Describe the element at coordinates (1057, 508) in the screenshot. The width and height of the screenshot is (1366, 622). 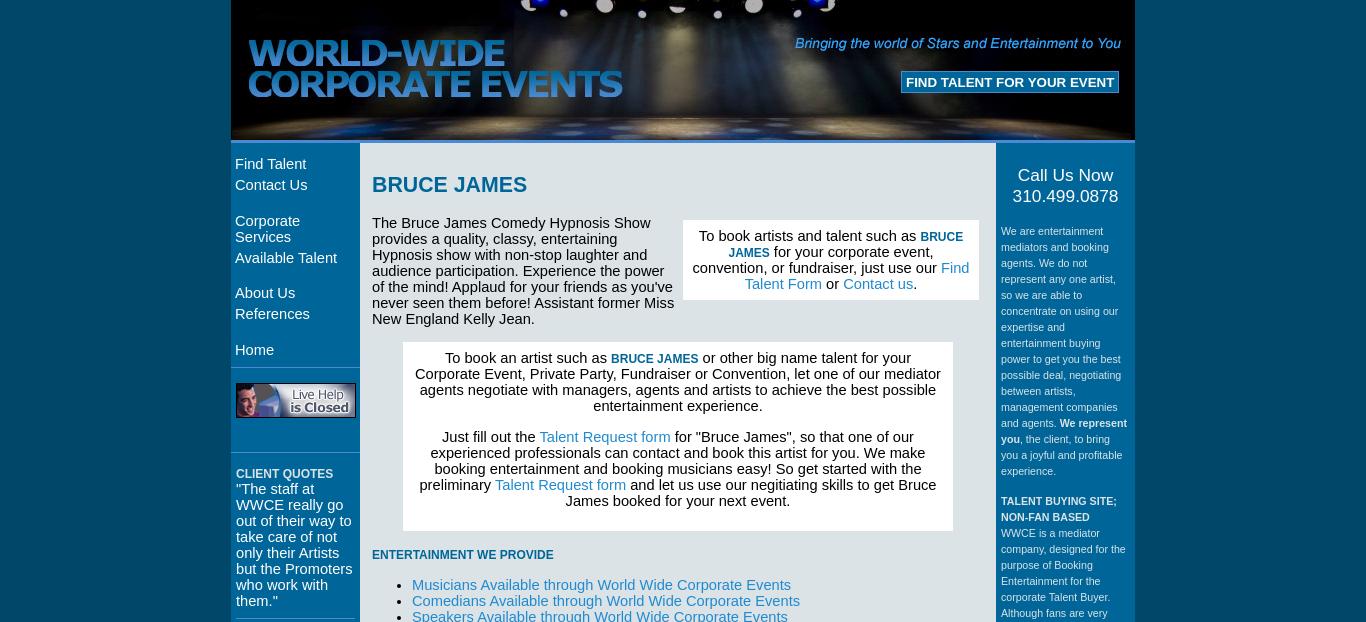
I see `'TALENT BUYING SITE; NON-FAN BASED'` at that location.